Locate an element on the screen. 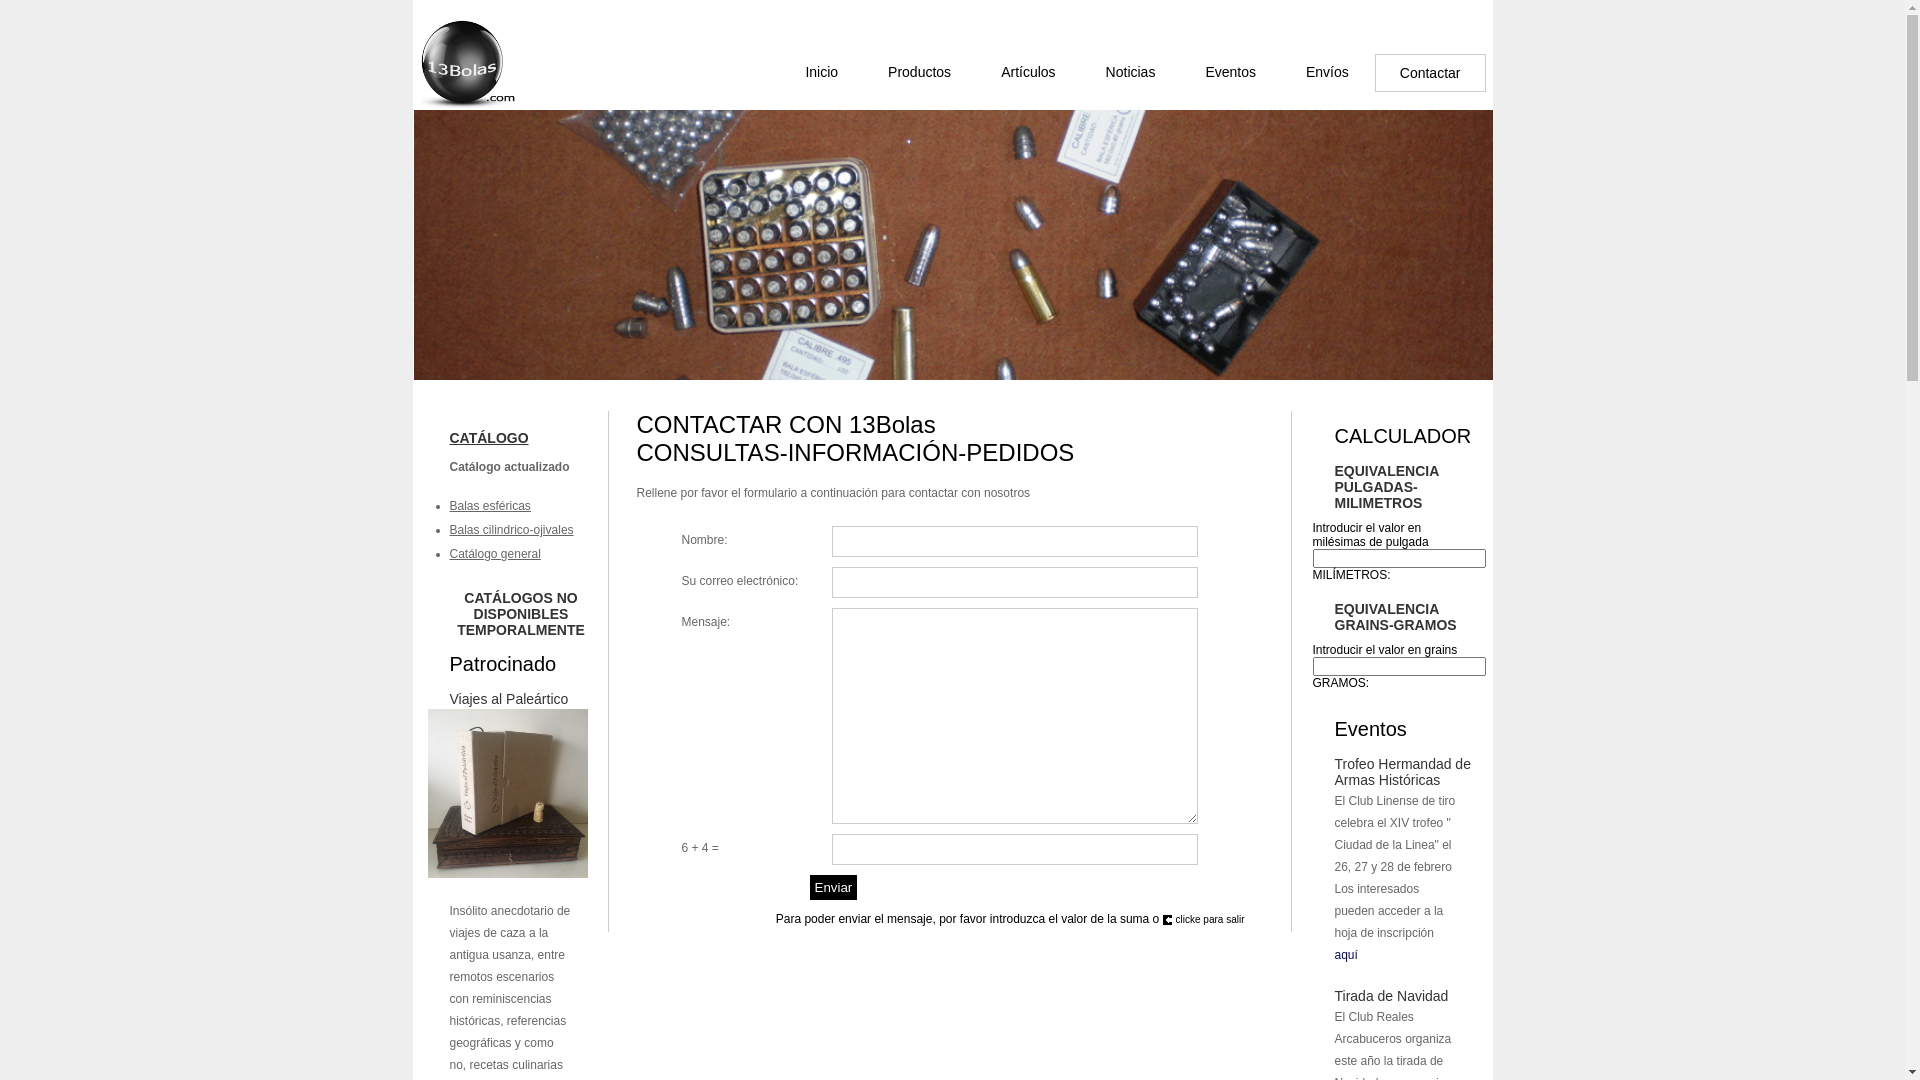 This screenshot has height=1080, width=1920. 'Balas cilindrico-ojivales' is located at coordinates (512, 528).